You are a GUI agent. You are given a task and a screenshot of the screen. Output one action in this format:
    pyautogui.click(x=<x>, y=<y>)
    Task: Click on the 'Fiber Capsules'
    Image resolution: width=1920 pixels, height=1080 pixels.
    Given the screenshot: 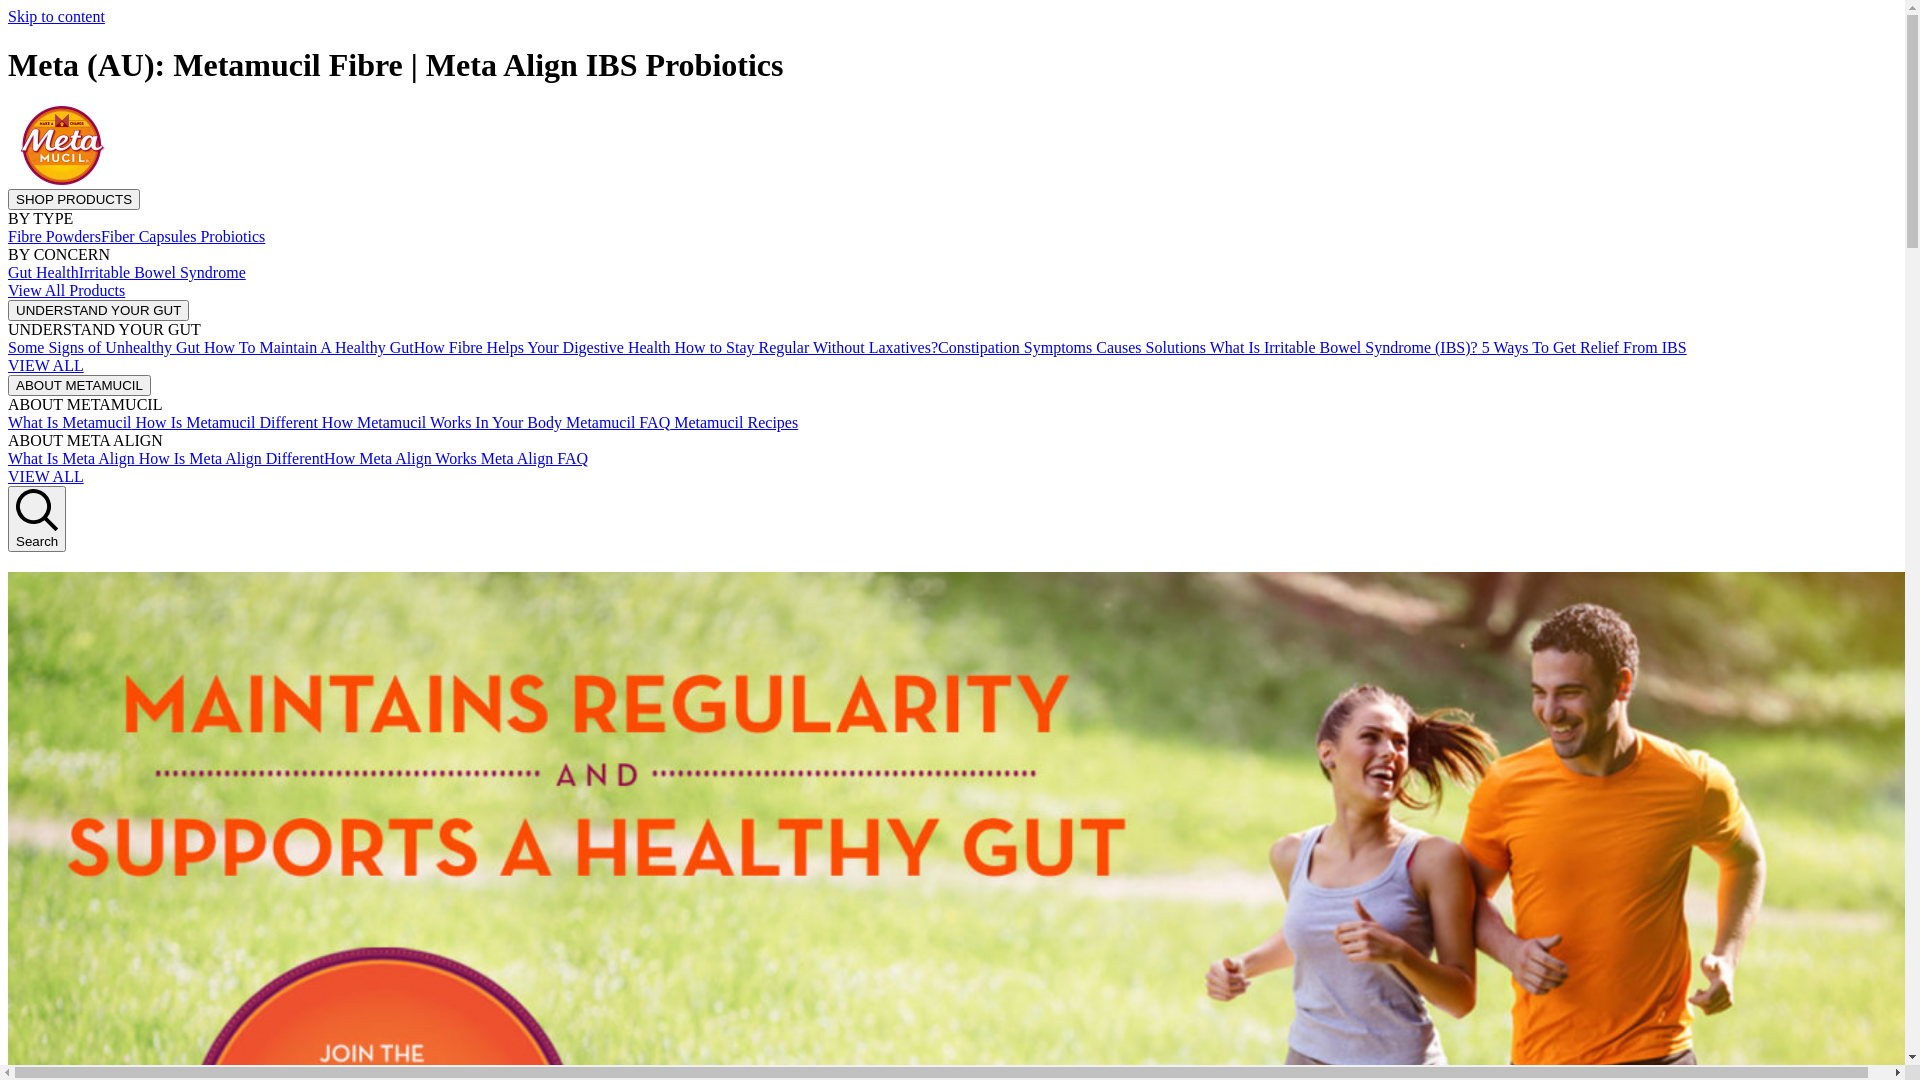 What is the action you would take?
    pyautogui.click(x=99, y=235)
    